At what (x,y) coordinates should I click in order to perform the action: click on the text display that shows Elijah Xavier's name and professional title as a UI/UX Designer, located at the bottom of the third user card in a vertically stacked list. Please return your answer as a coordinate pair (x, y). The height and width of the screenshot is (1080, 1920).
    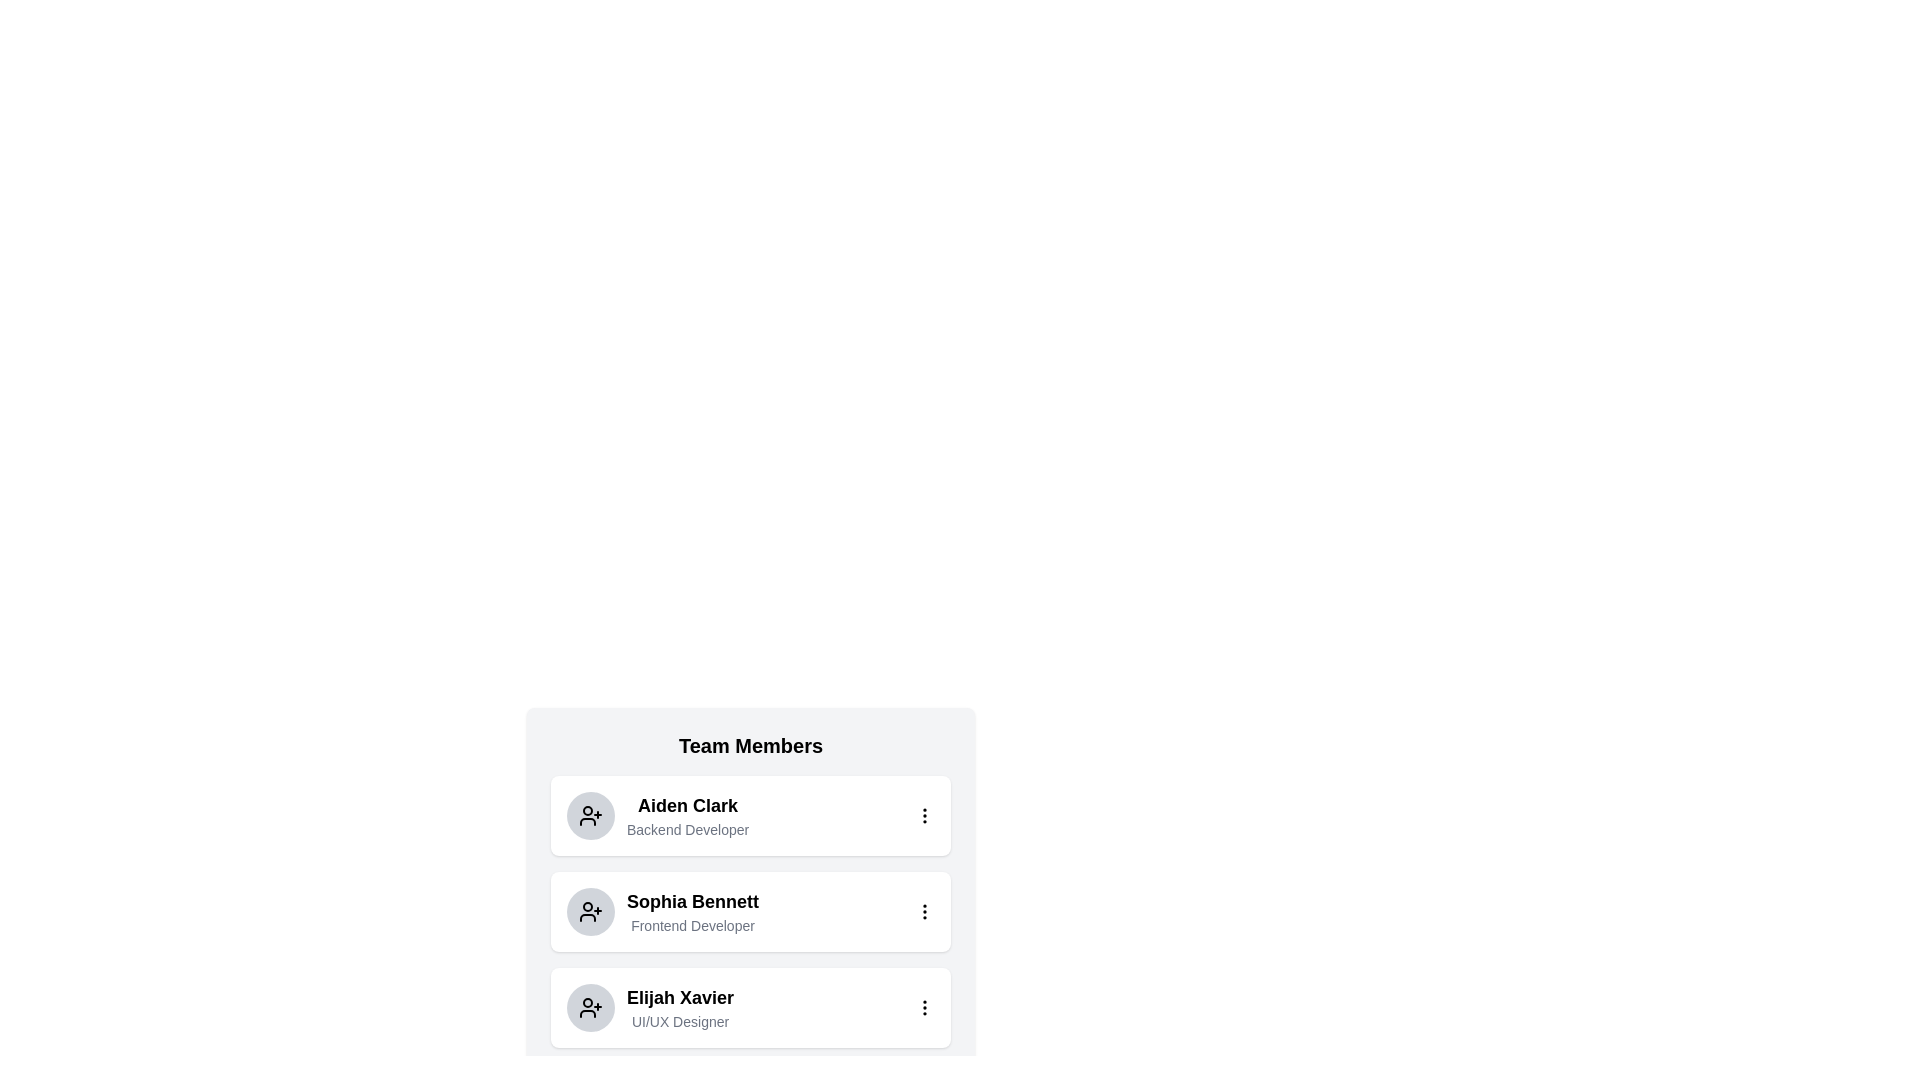
    Looking at the image, I should click on (680, 1007).